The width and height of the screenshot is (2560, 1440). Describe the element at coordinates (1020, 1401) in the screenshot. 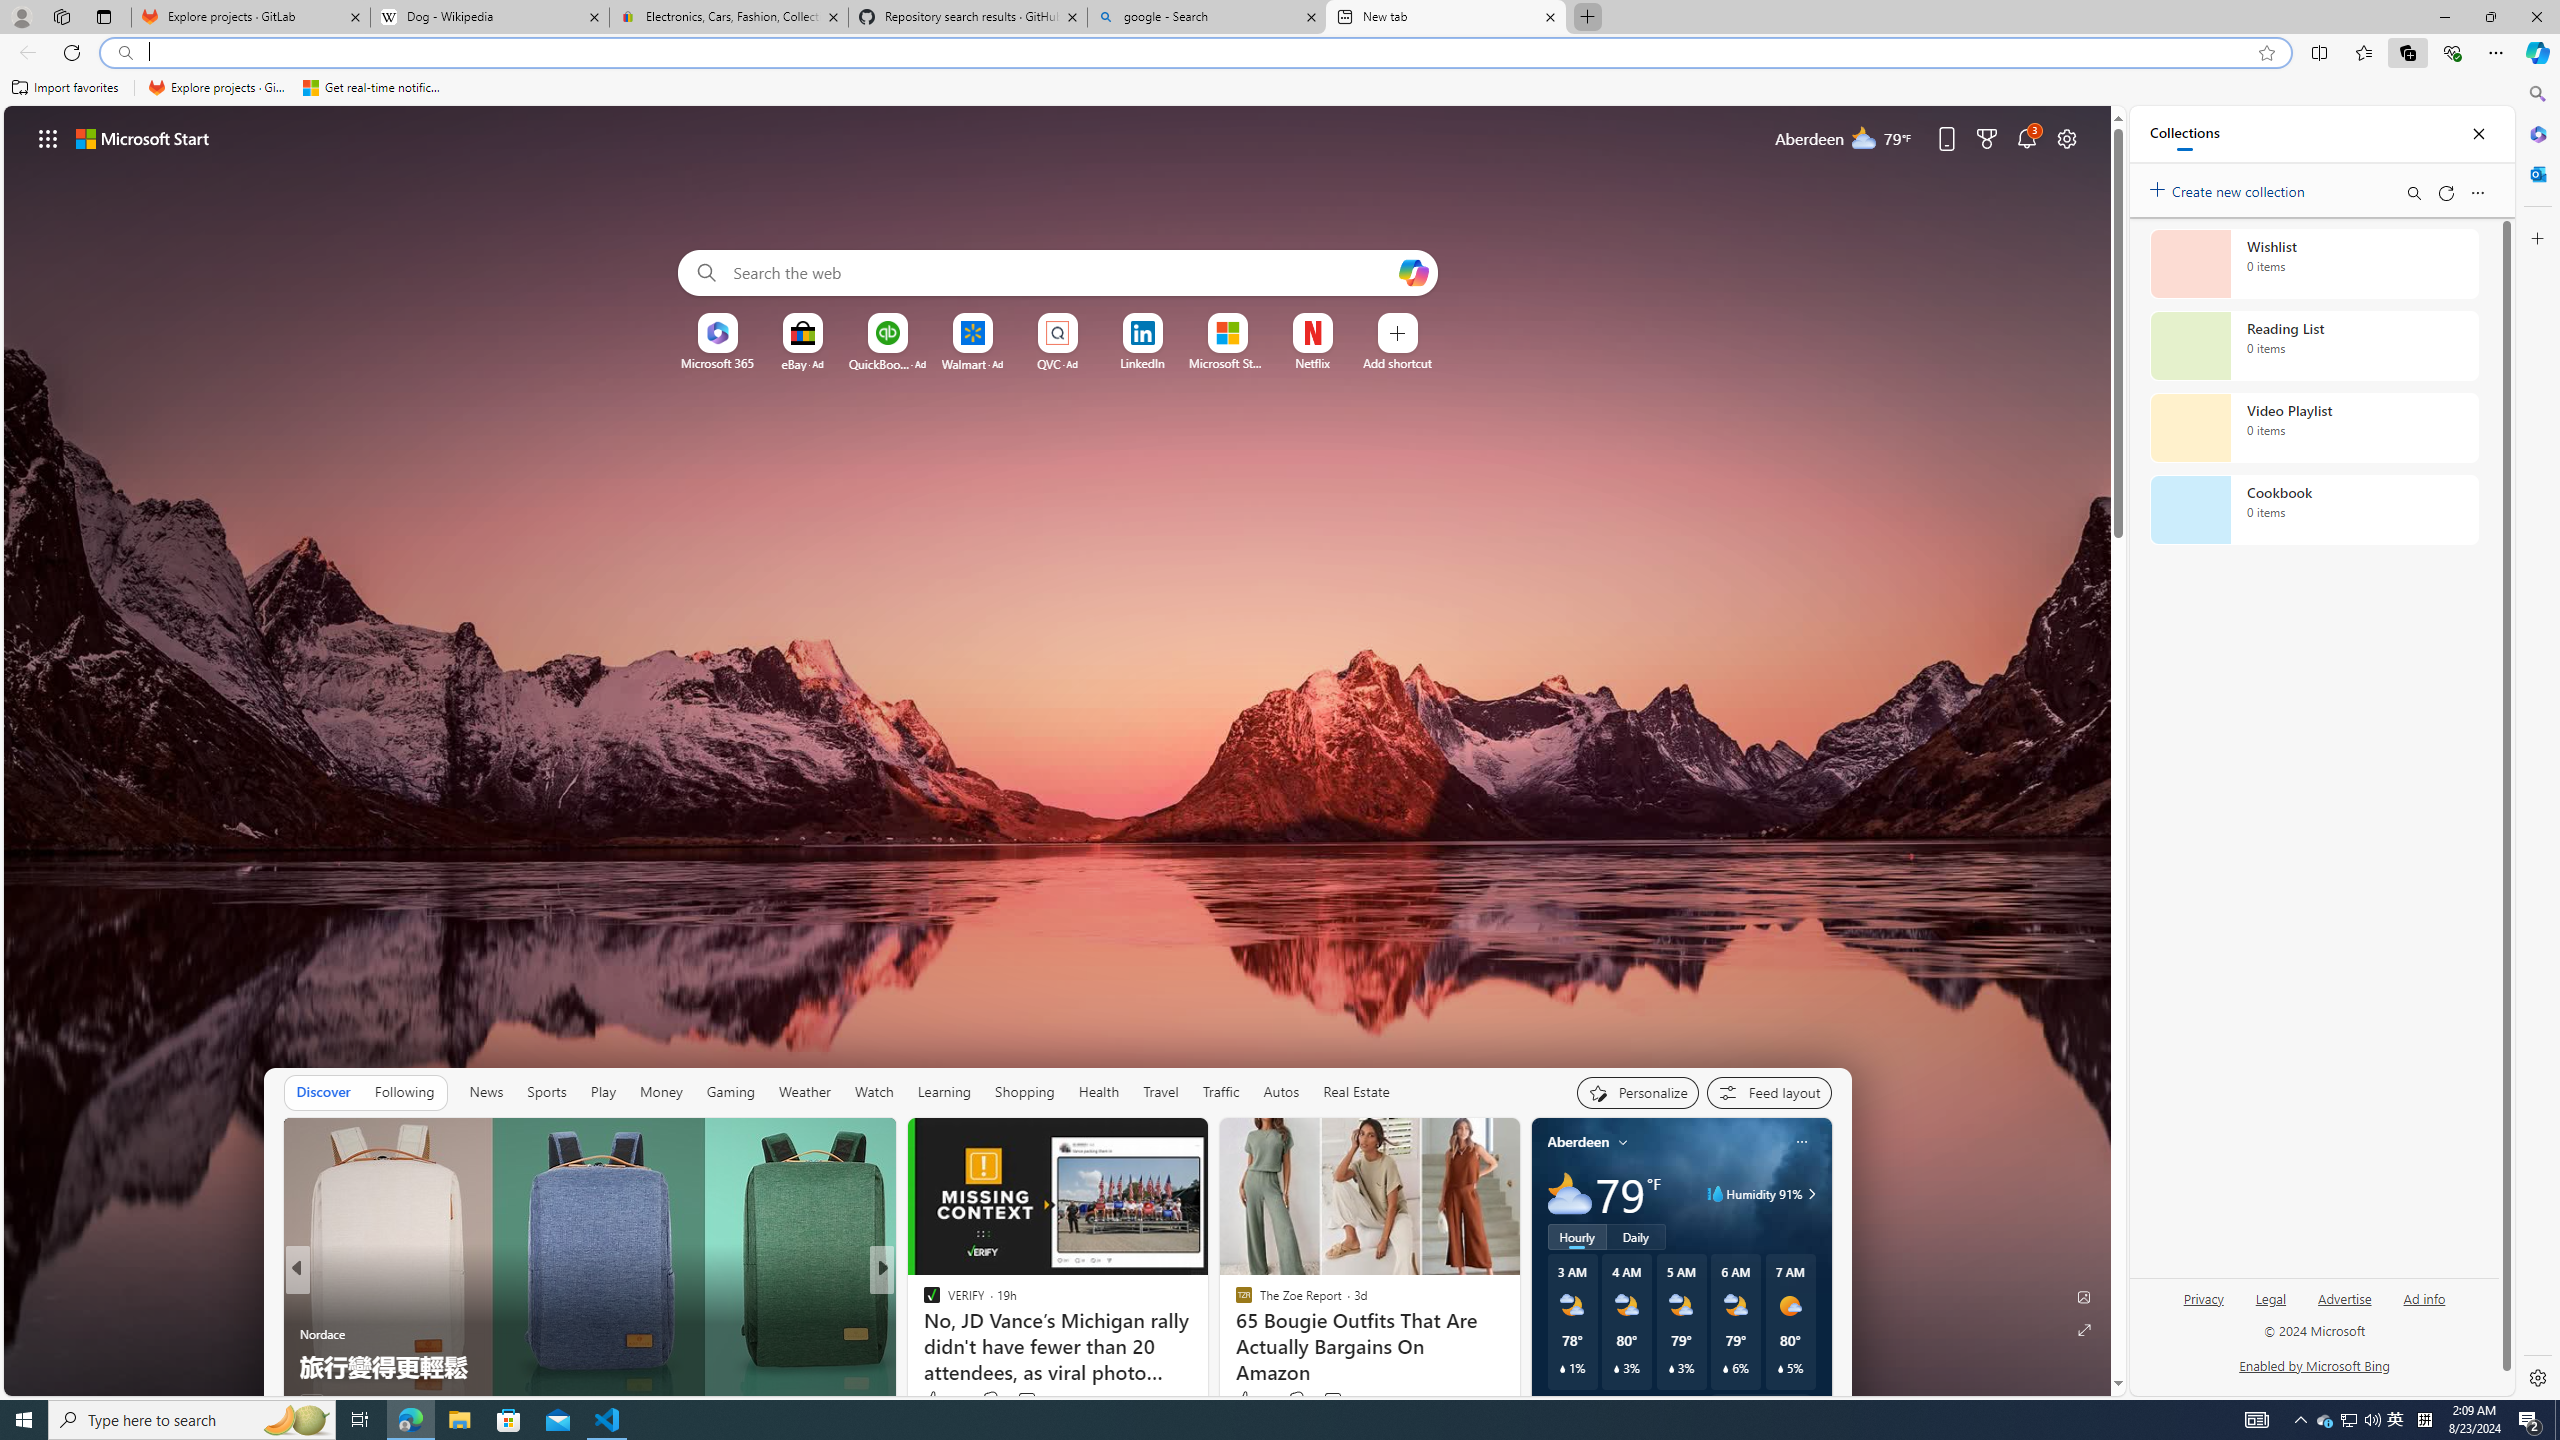

I see `'View comments 23 Comment'` at that location.